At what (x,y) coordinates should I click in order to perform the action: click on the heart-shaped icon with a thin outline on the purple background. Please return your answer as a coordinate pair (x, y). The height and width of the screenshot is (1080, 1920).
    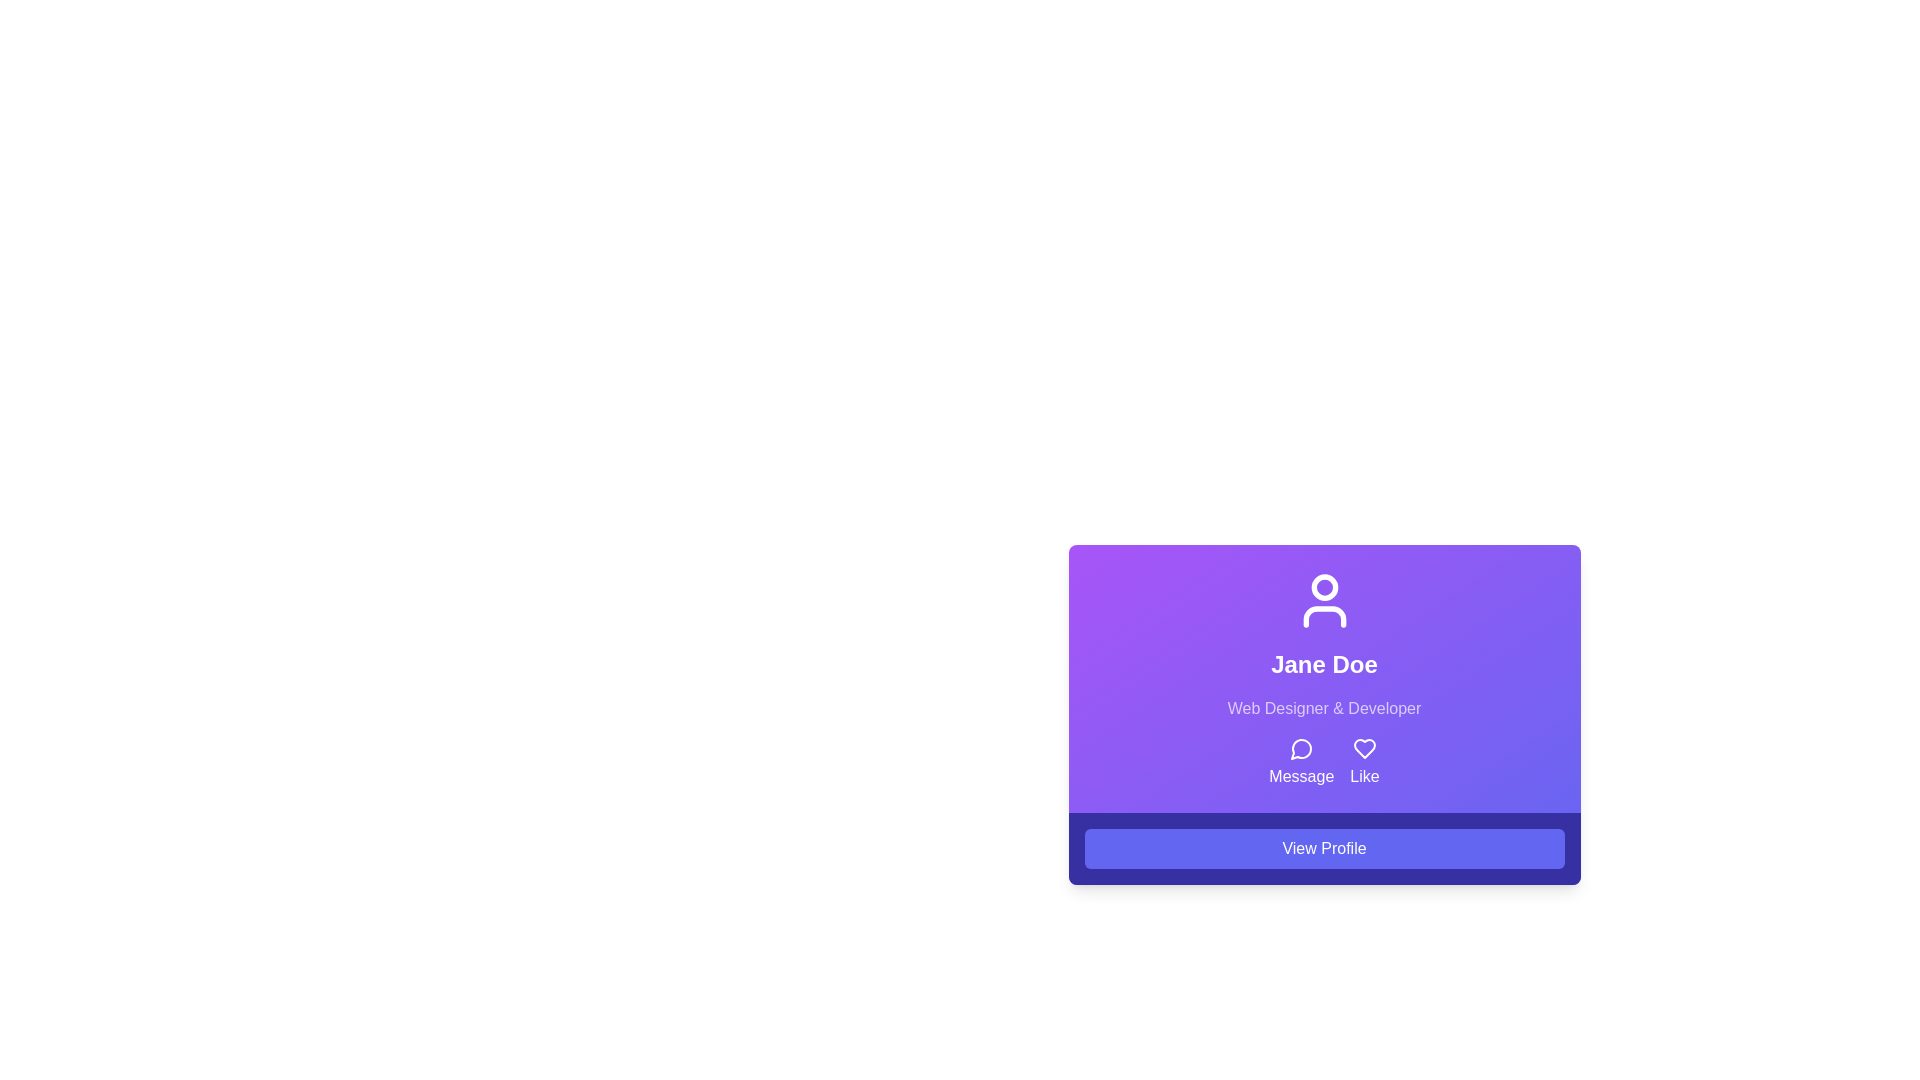
    Looking at the image, I should click on (1363, 748).